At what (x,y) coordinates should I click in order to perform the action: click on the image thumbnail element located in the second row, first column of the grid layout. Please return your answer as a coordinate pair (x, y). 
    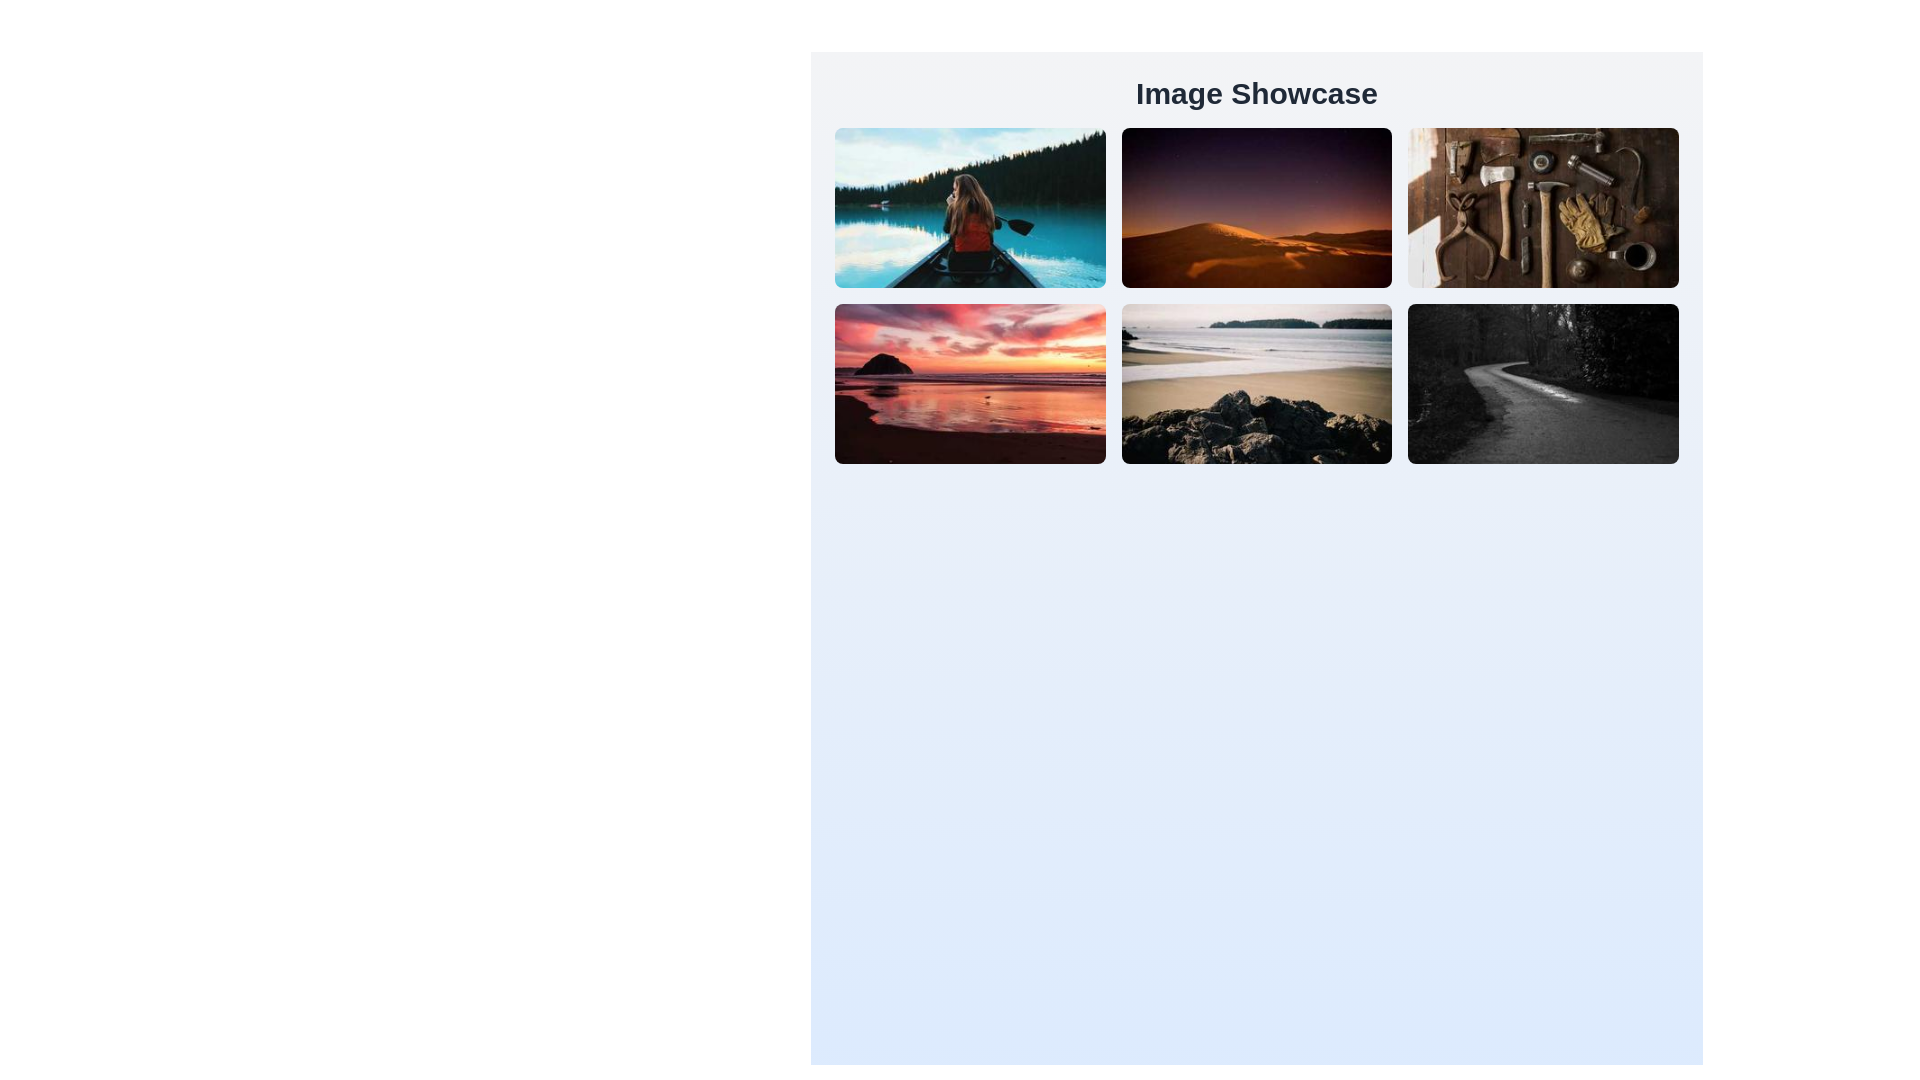
    Looking at the image, I should click on (970, 384).